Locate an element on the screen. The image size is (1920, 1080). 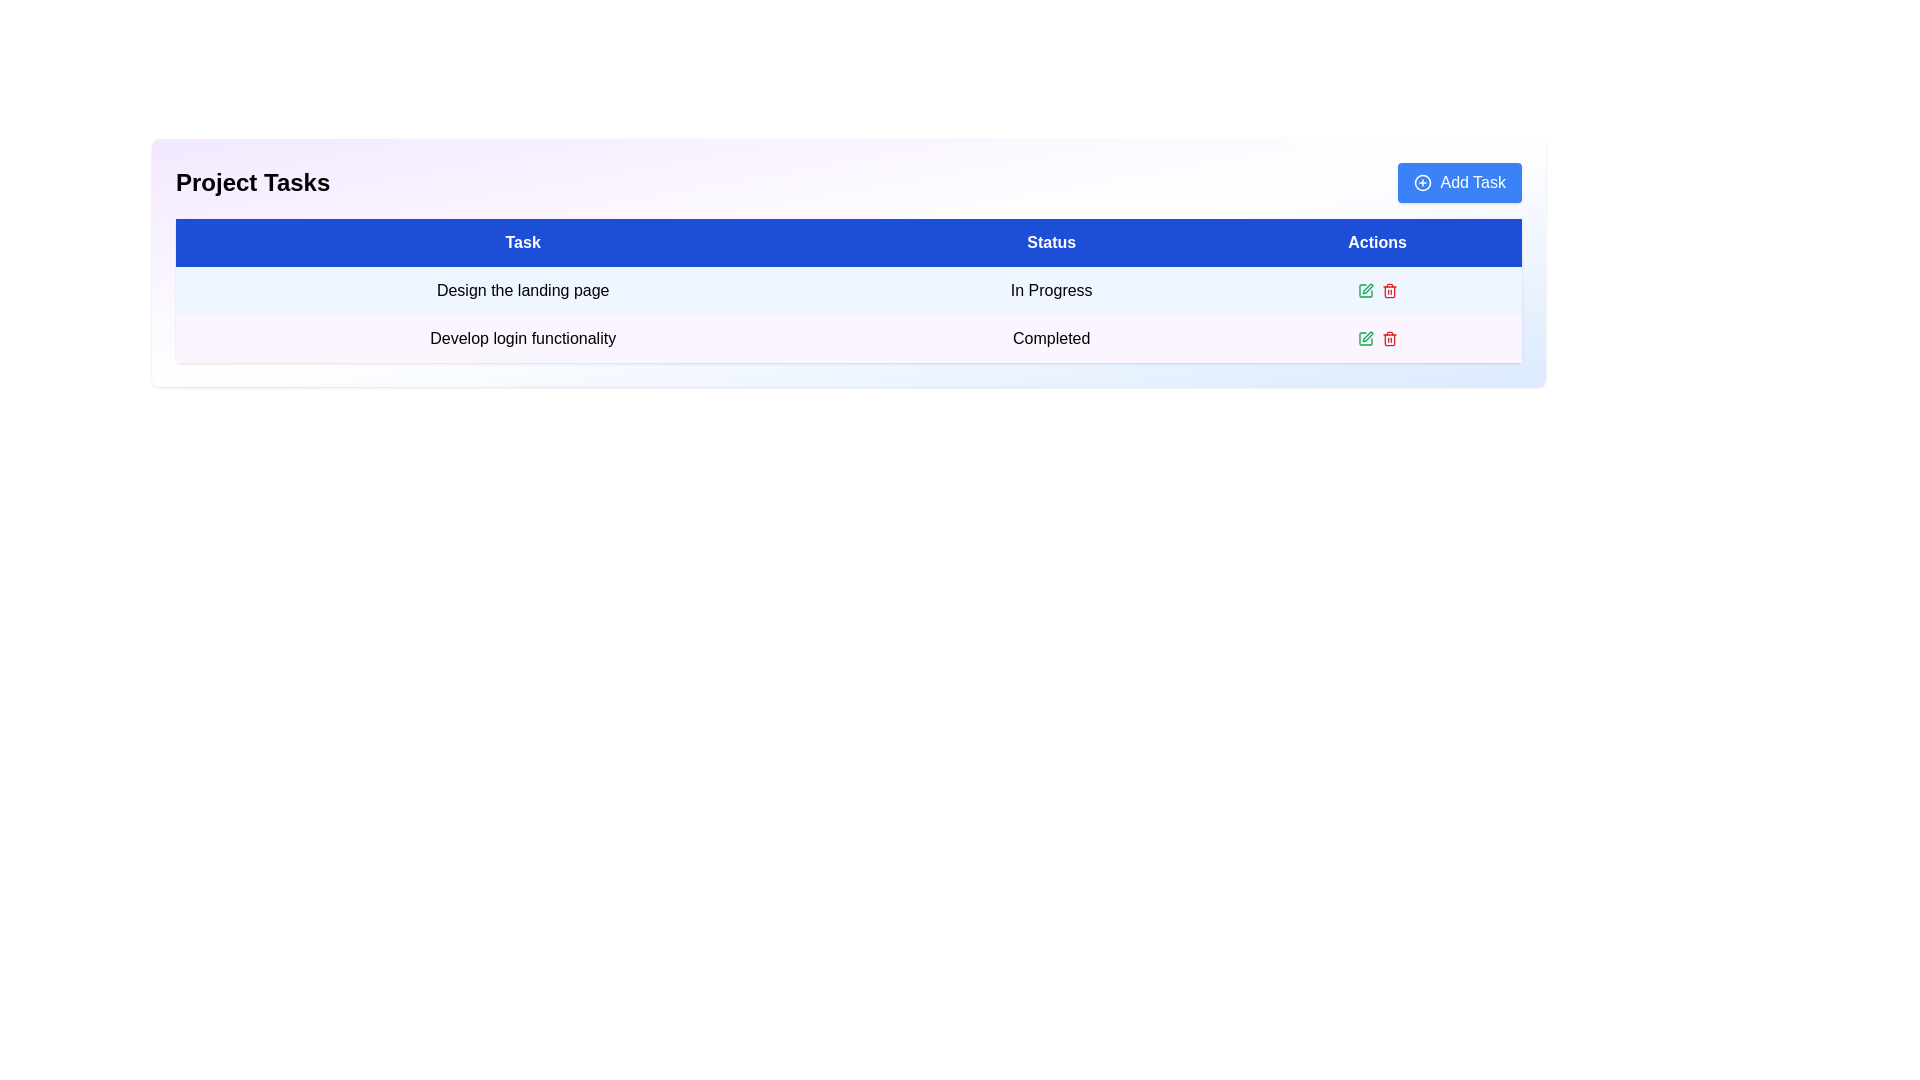
the text label stating 'Develop login functionality' which is positioned under the 'Task' header in the second row of the table is located at coordinates (523, 338).